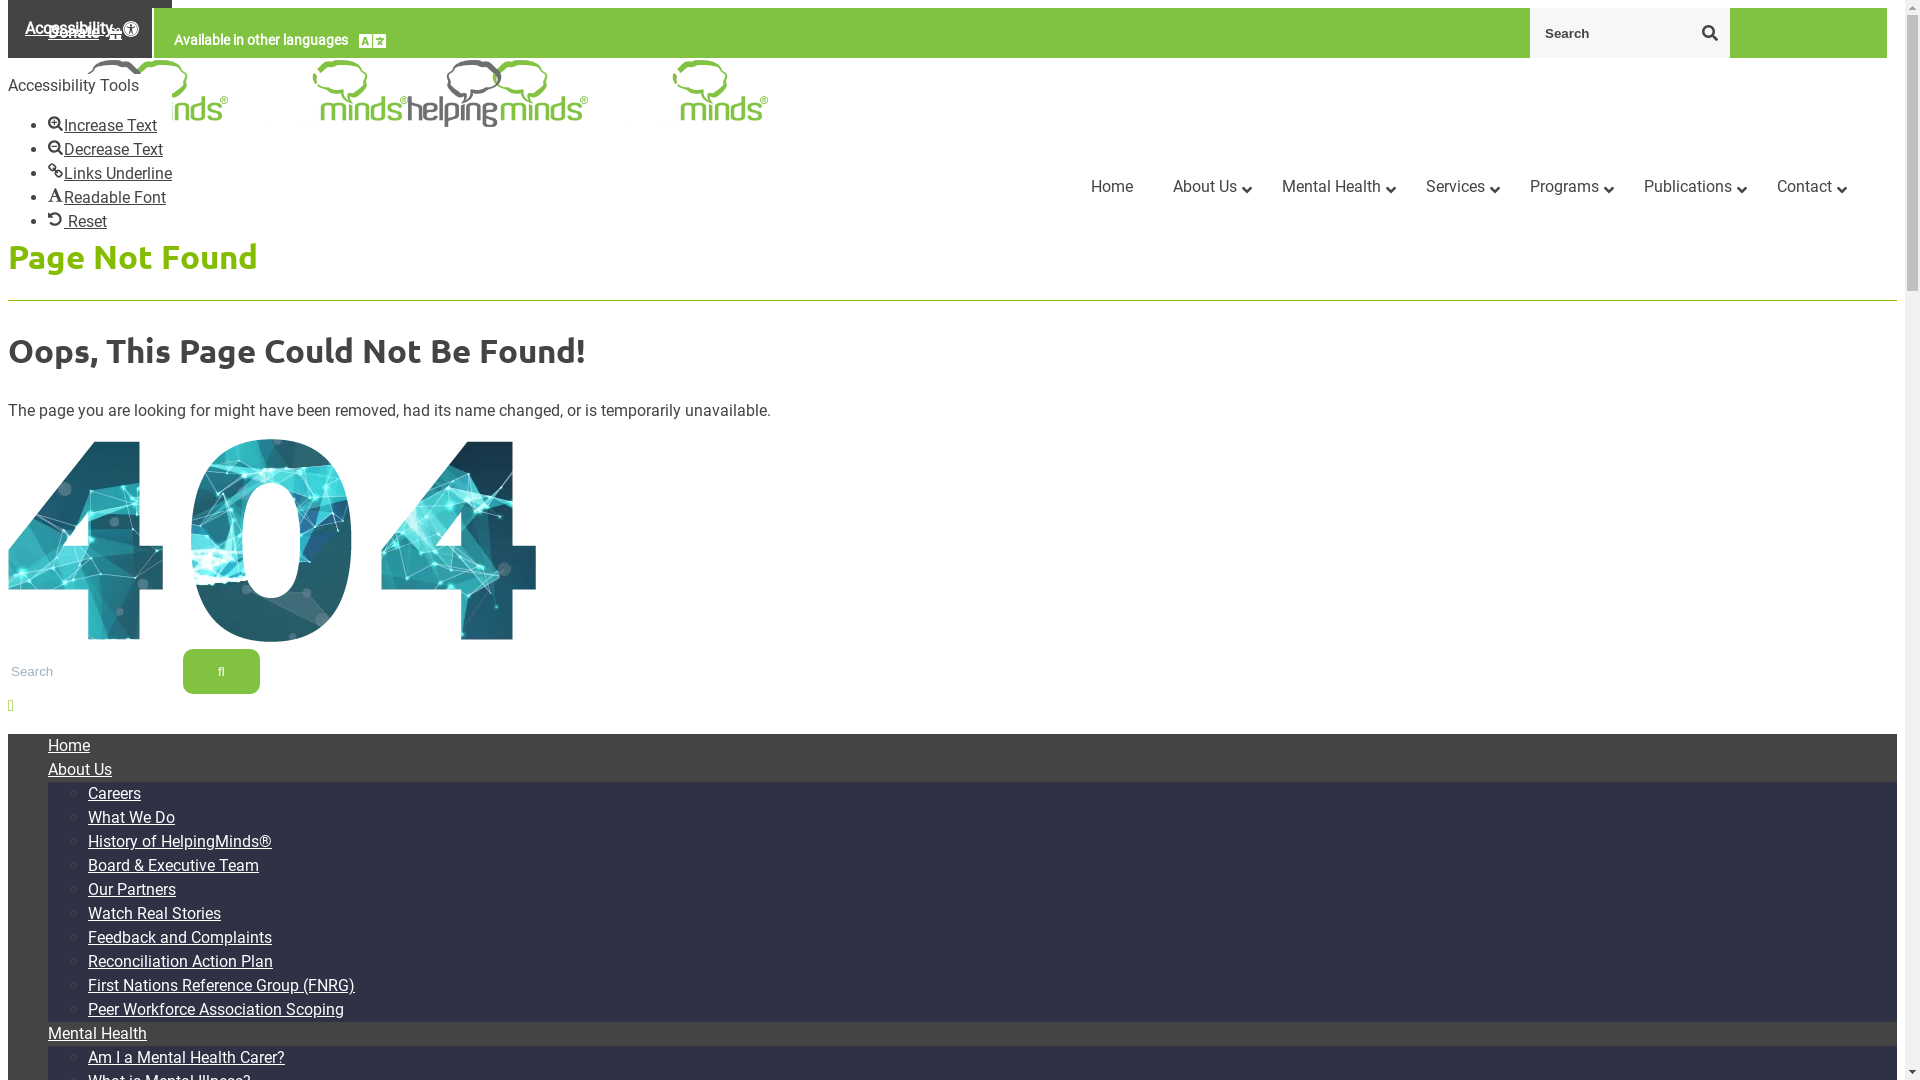 The image size is (1920, 1080). I want to click on 'Services', so click(1405, 187).